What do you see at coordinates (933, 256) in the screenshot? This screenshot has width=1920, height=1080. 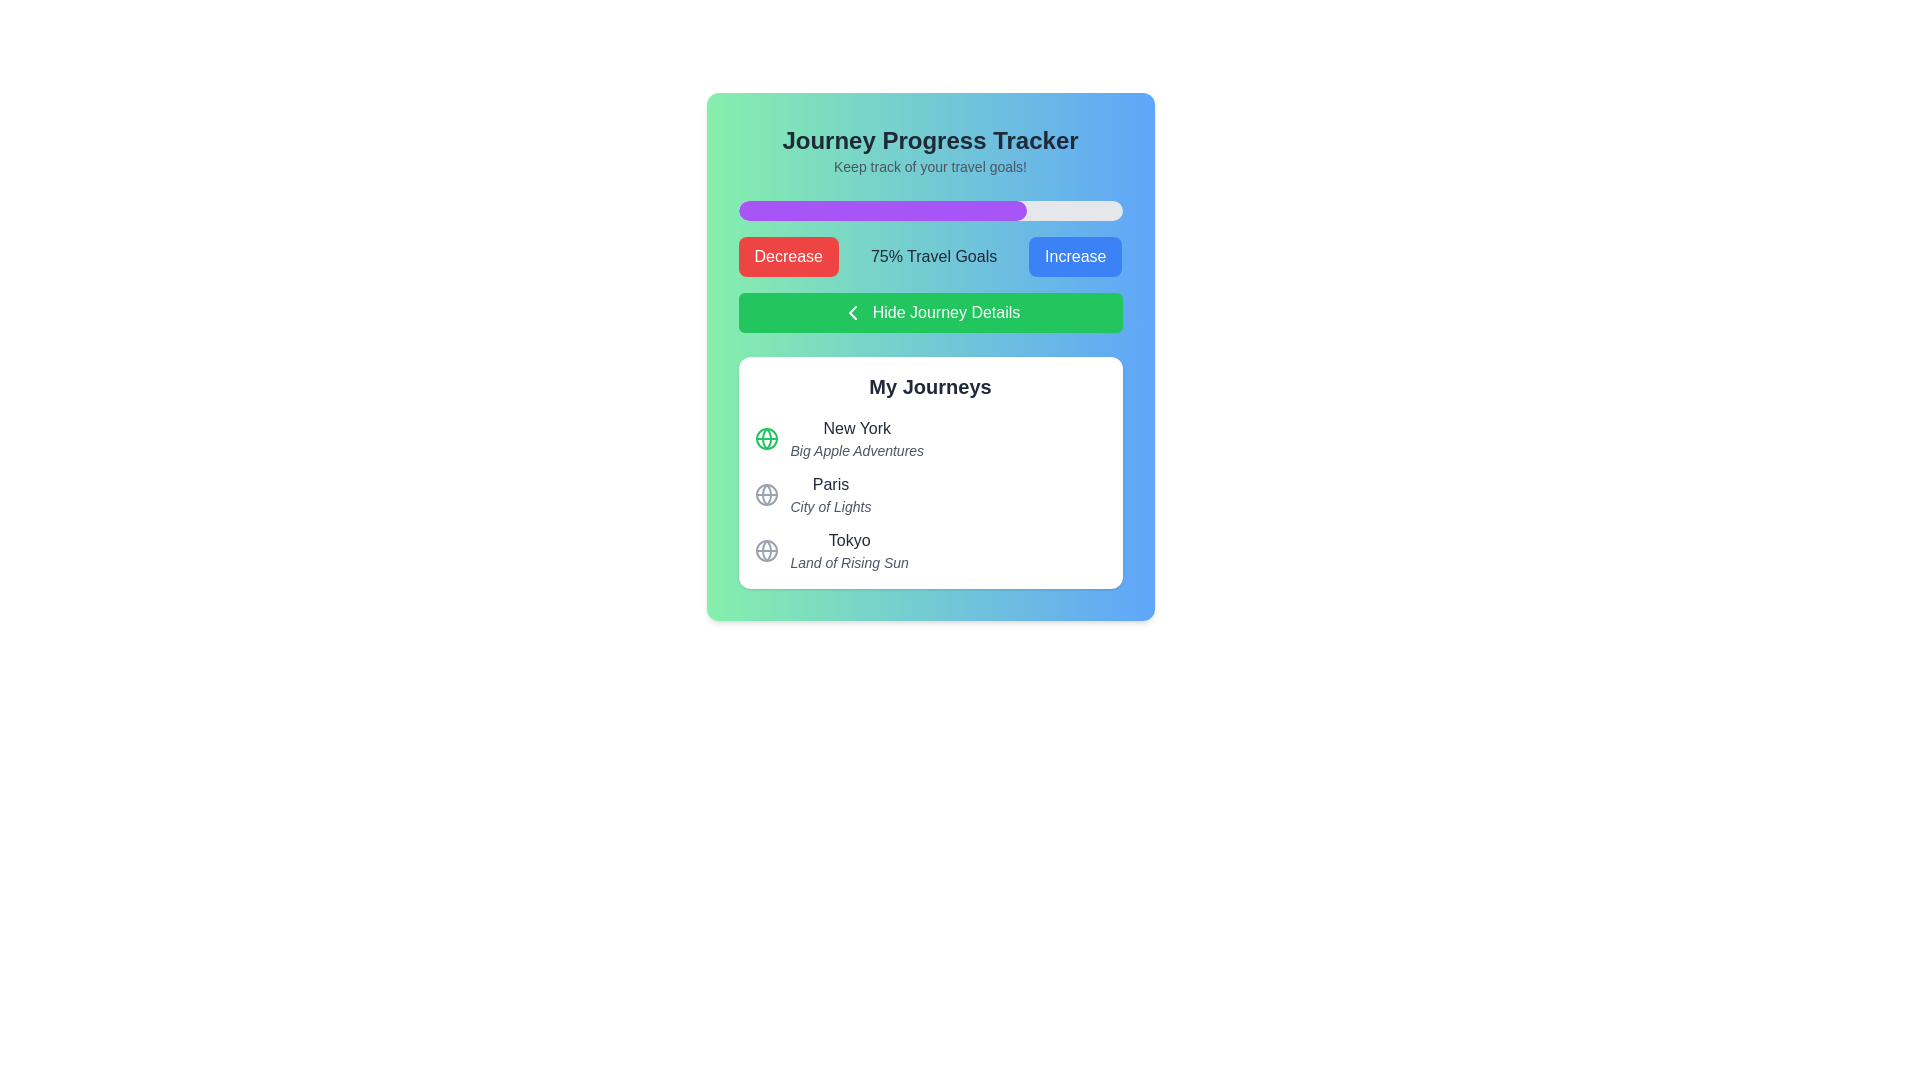 I see `the text label that indicates the current progress or status of travel objectives, positioned between the 'Decrease' and 'Increase' buttons` at bounding box center [933, 256].